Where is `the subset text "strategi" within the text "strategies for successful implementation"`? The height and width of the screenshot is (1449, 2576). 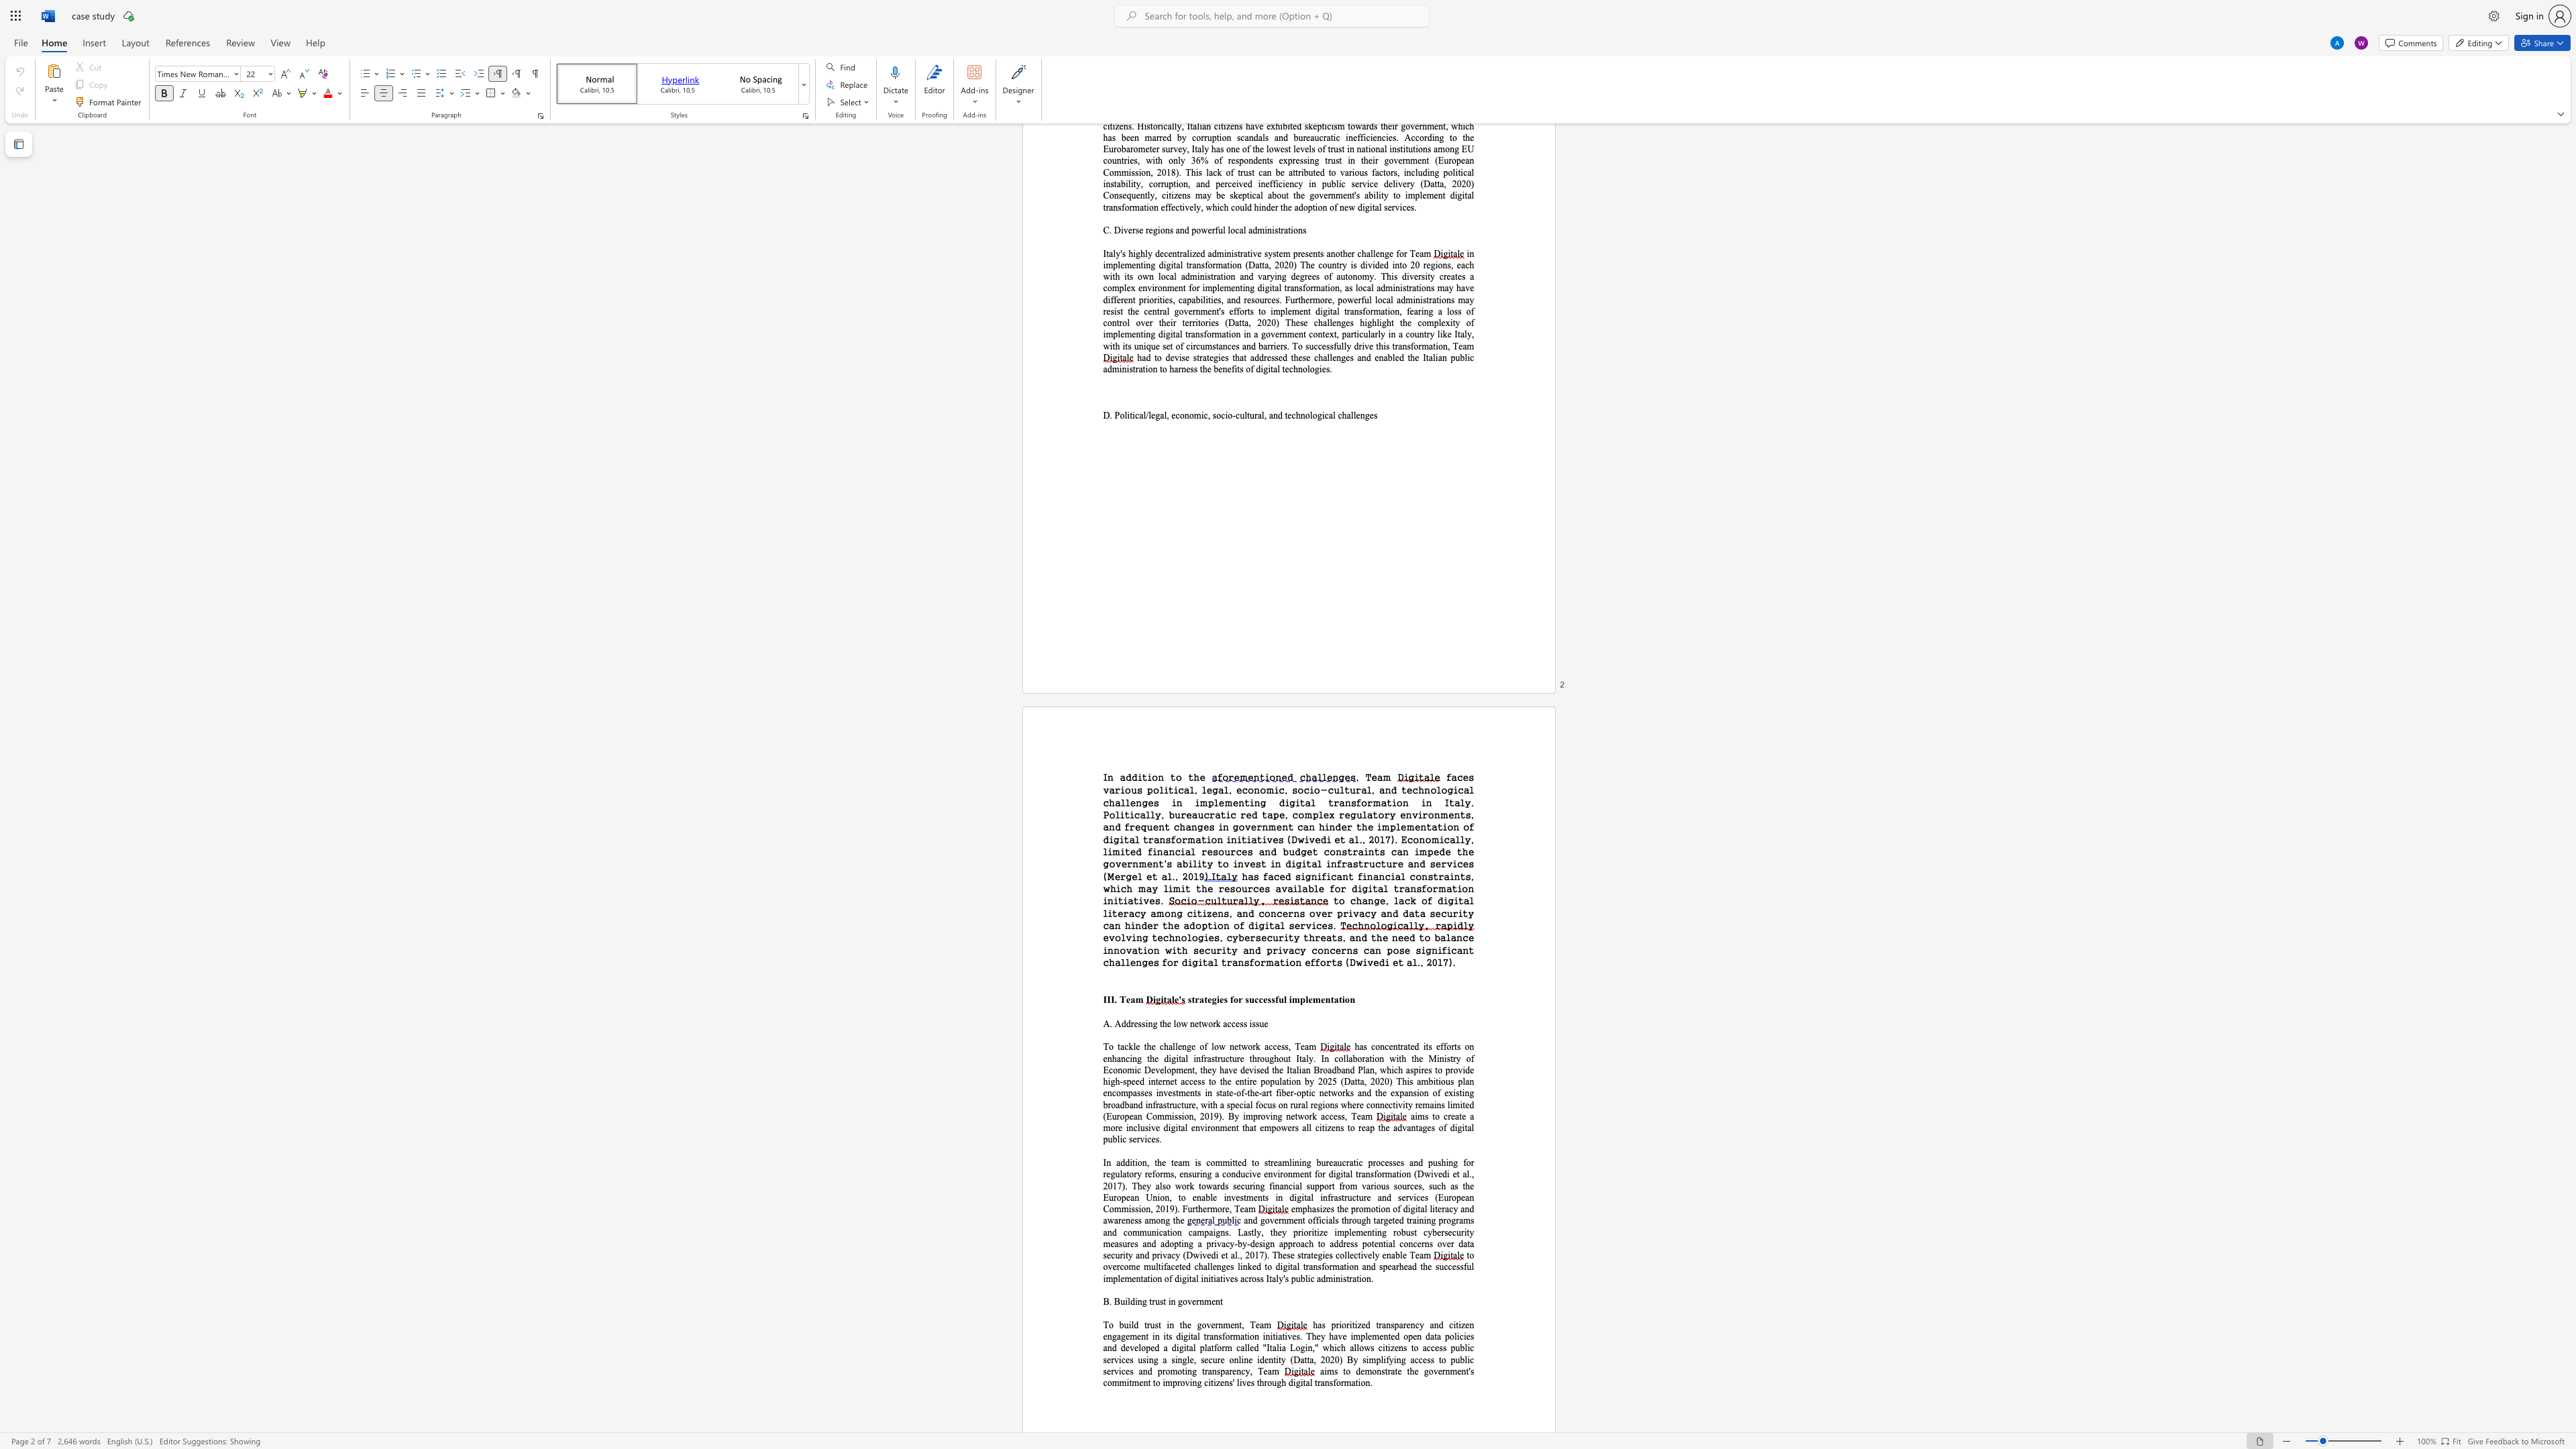 the subset text "strategi" within the text "strategies for successful implementation" is located at coordinates (1187, 998).